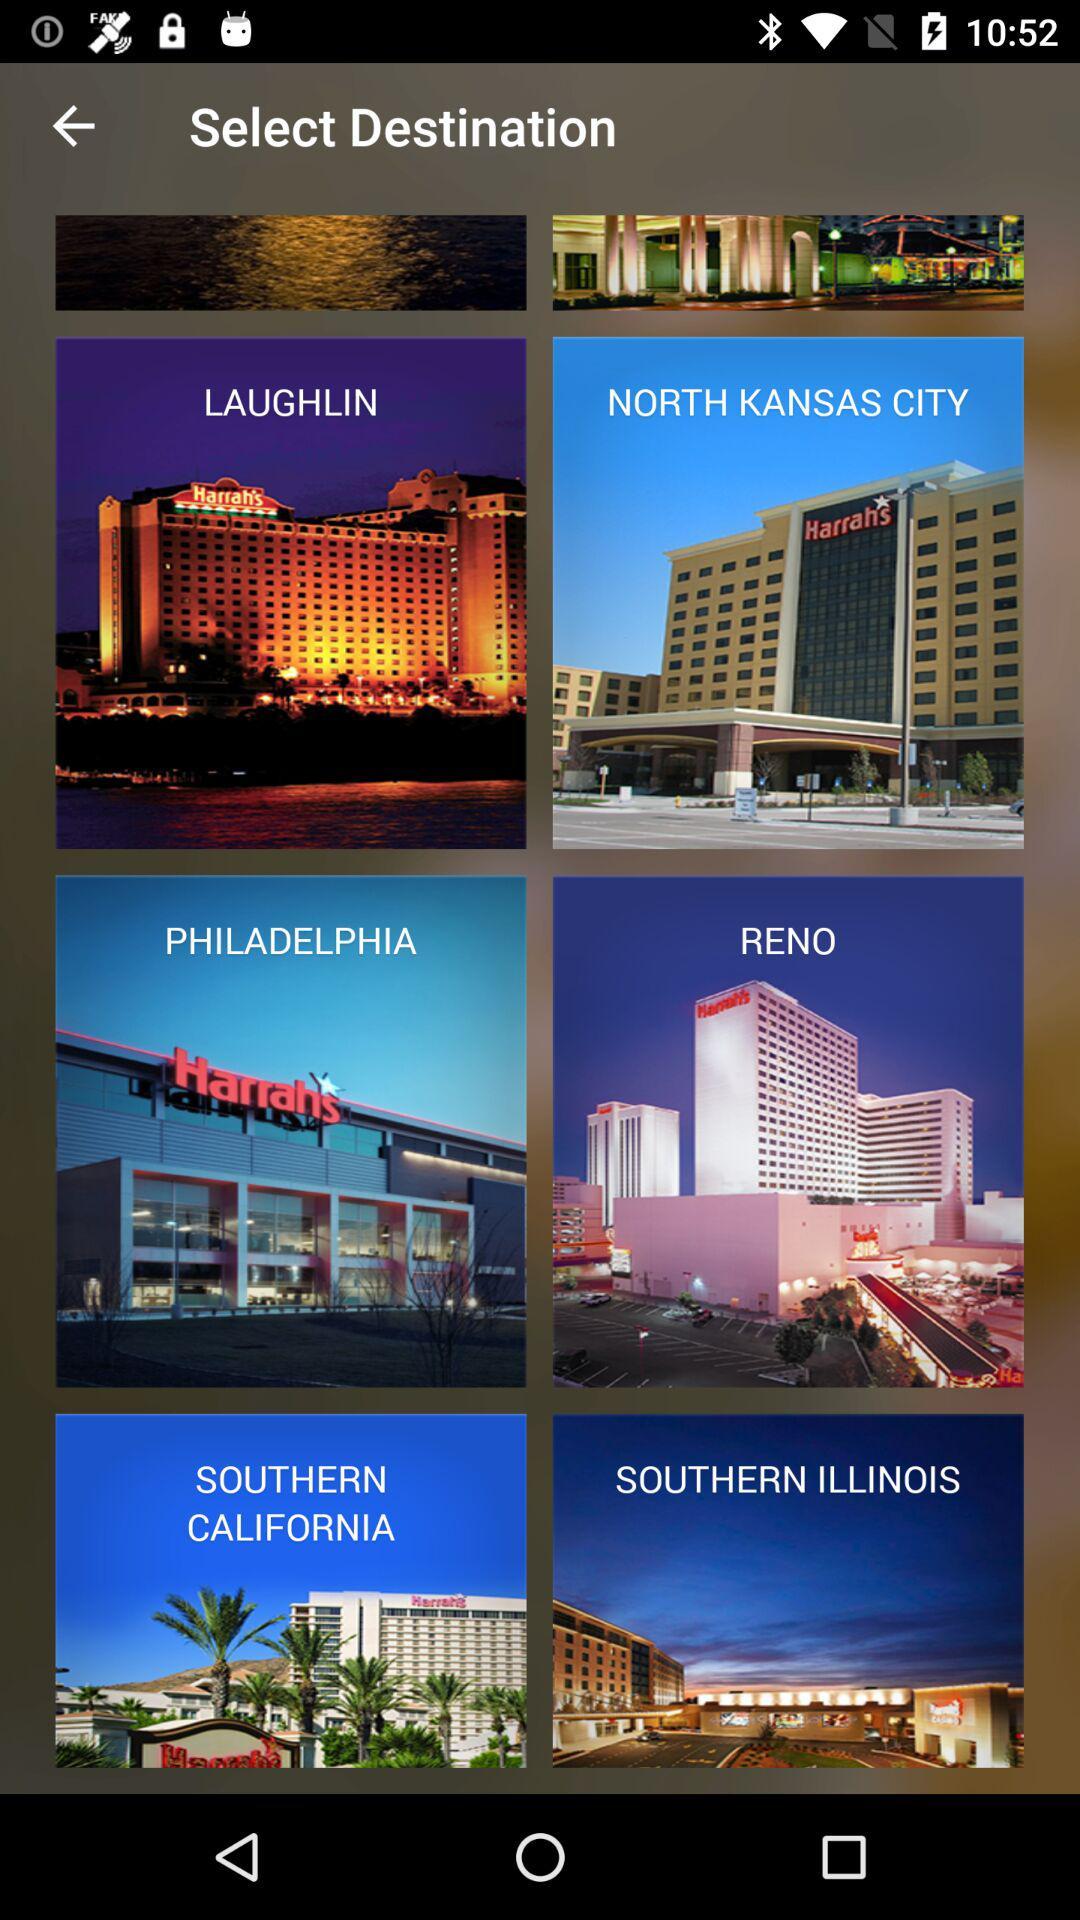 The image size is (1080, 1920). What do you see at coordinates (72, 124) in the screenshot?
I see `item to the left of select destination` at bounding box center [72, 124].